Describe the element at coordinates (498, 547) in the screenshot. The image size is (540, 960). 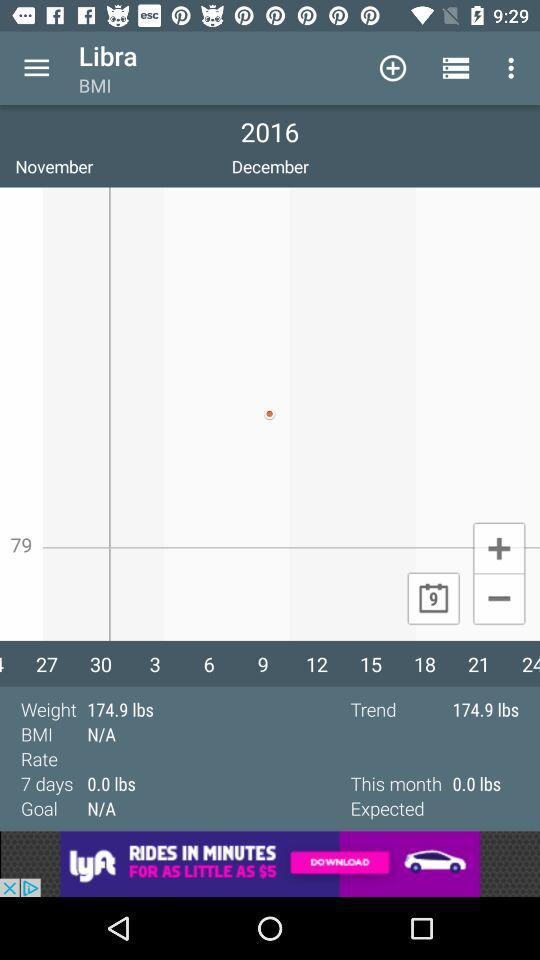
I see `zoom in` at that location.